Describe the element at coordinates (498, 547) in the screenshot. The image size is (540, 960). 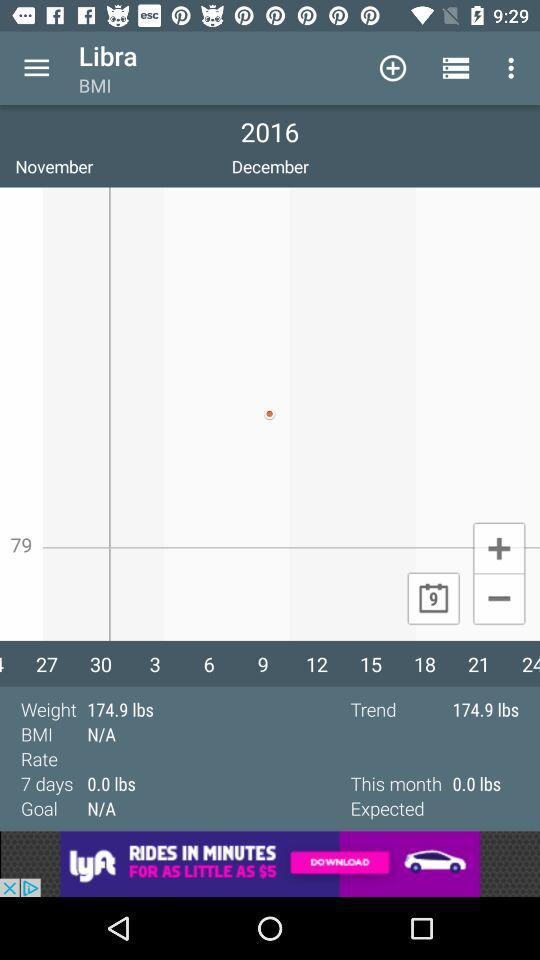
I see `zoom in` at that location.